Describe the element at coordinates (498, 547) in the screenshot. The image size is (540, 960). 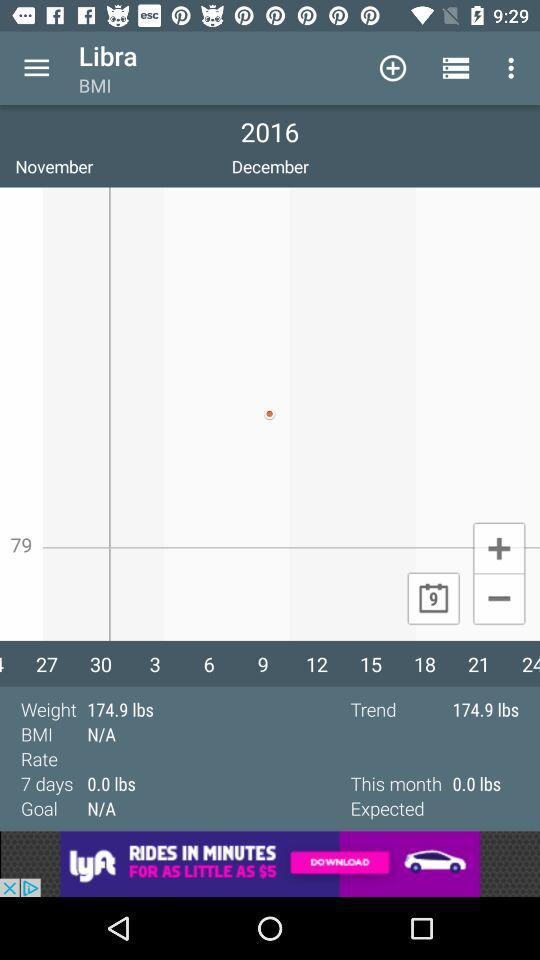
I see `zoom in` at that location.